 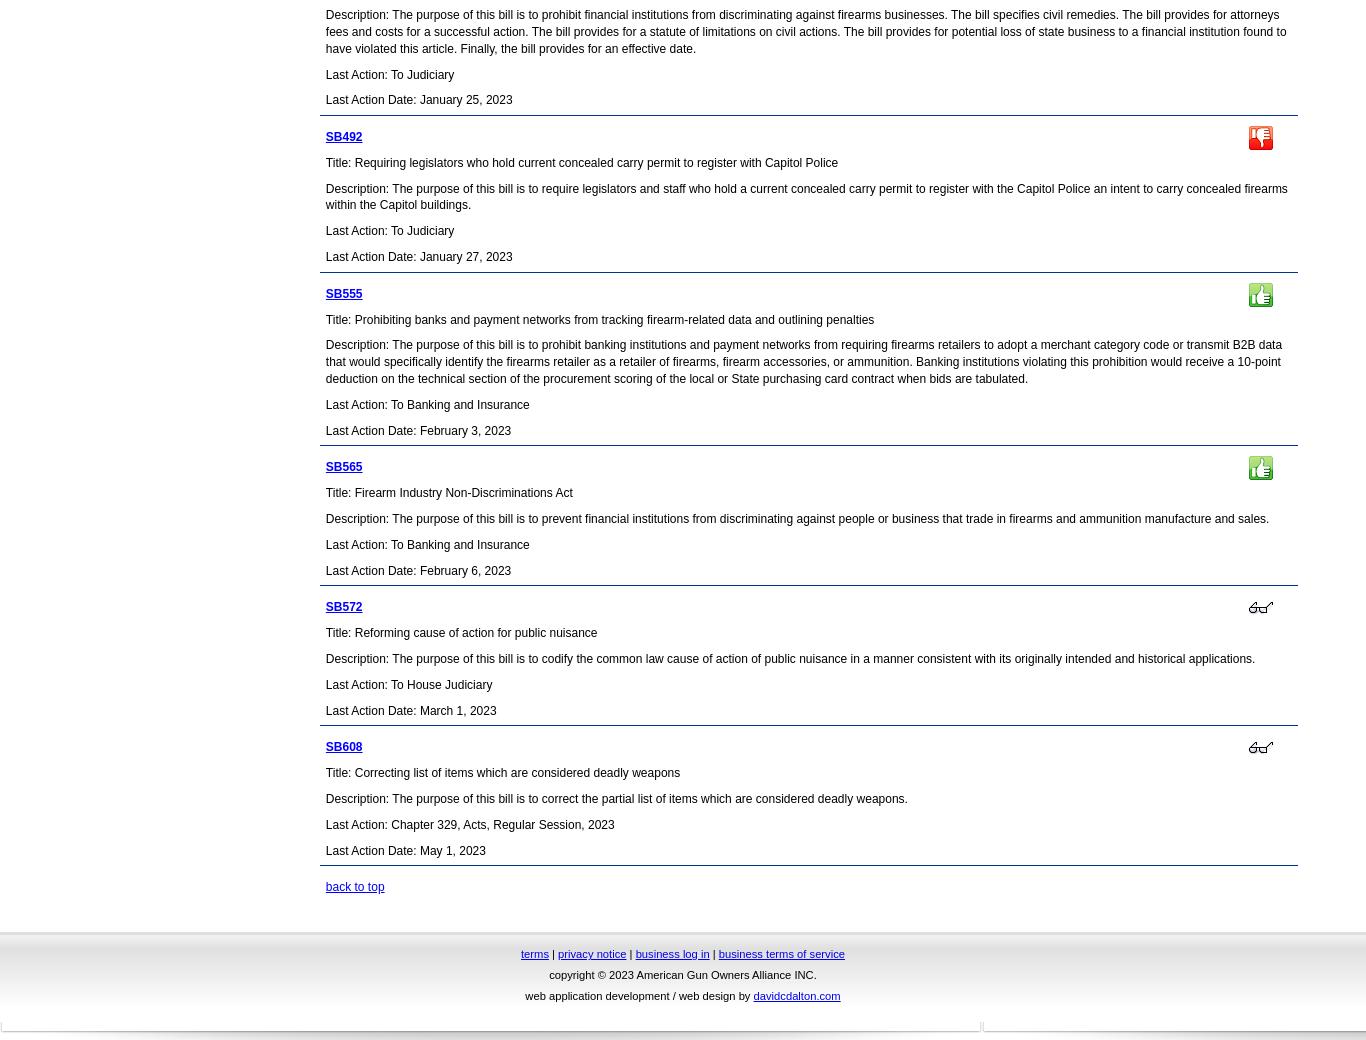 I want to click on 'SB572', so click(x=342, y=606).